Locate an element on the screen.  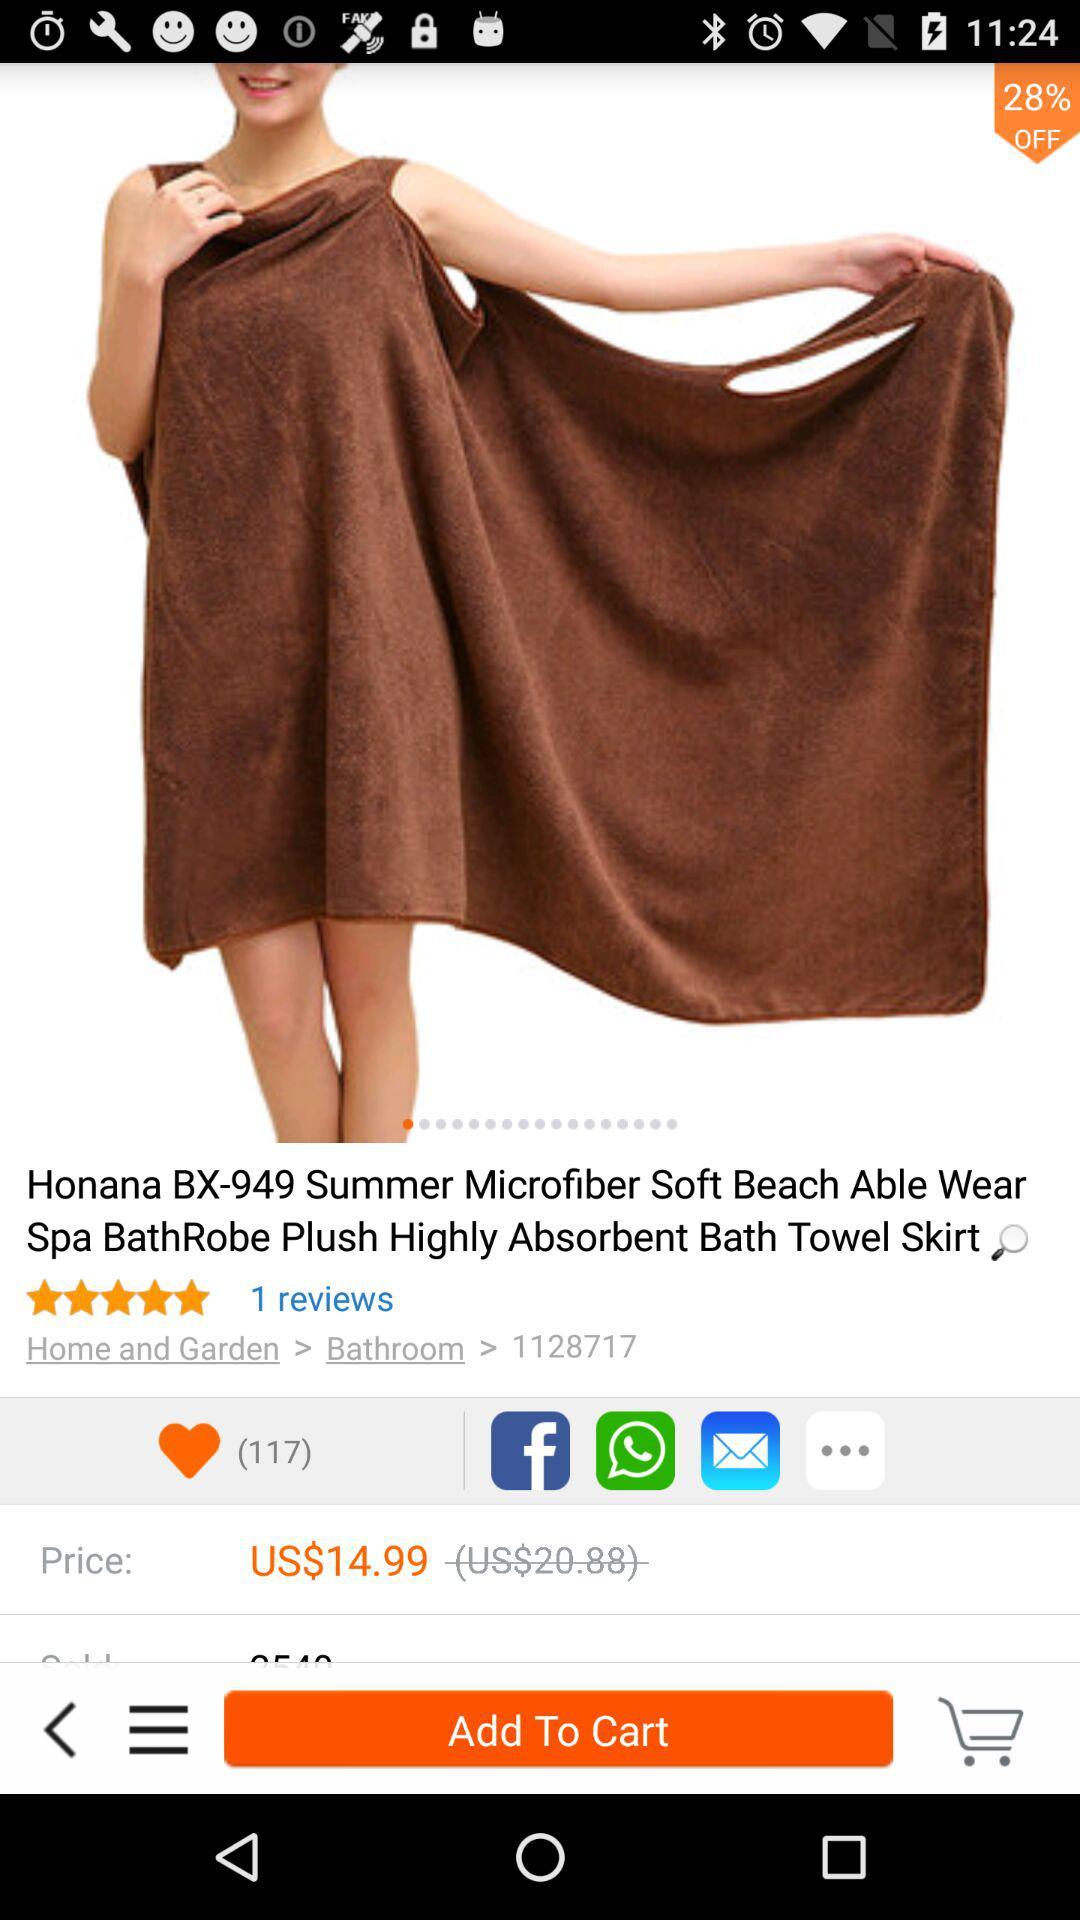
image is located at coordinates (639, 1124).